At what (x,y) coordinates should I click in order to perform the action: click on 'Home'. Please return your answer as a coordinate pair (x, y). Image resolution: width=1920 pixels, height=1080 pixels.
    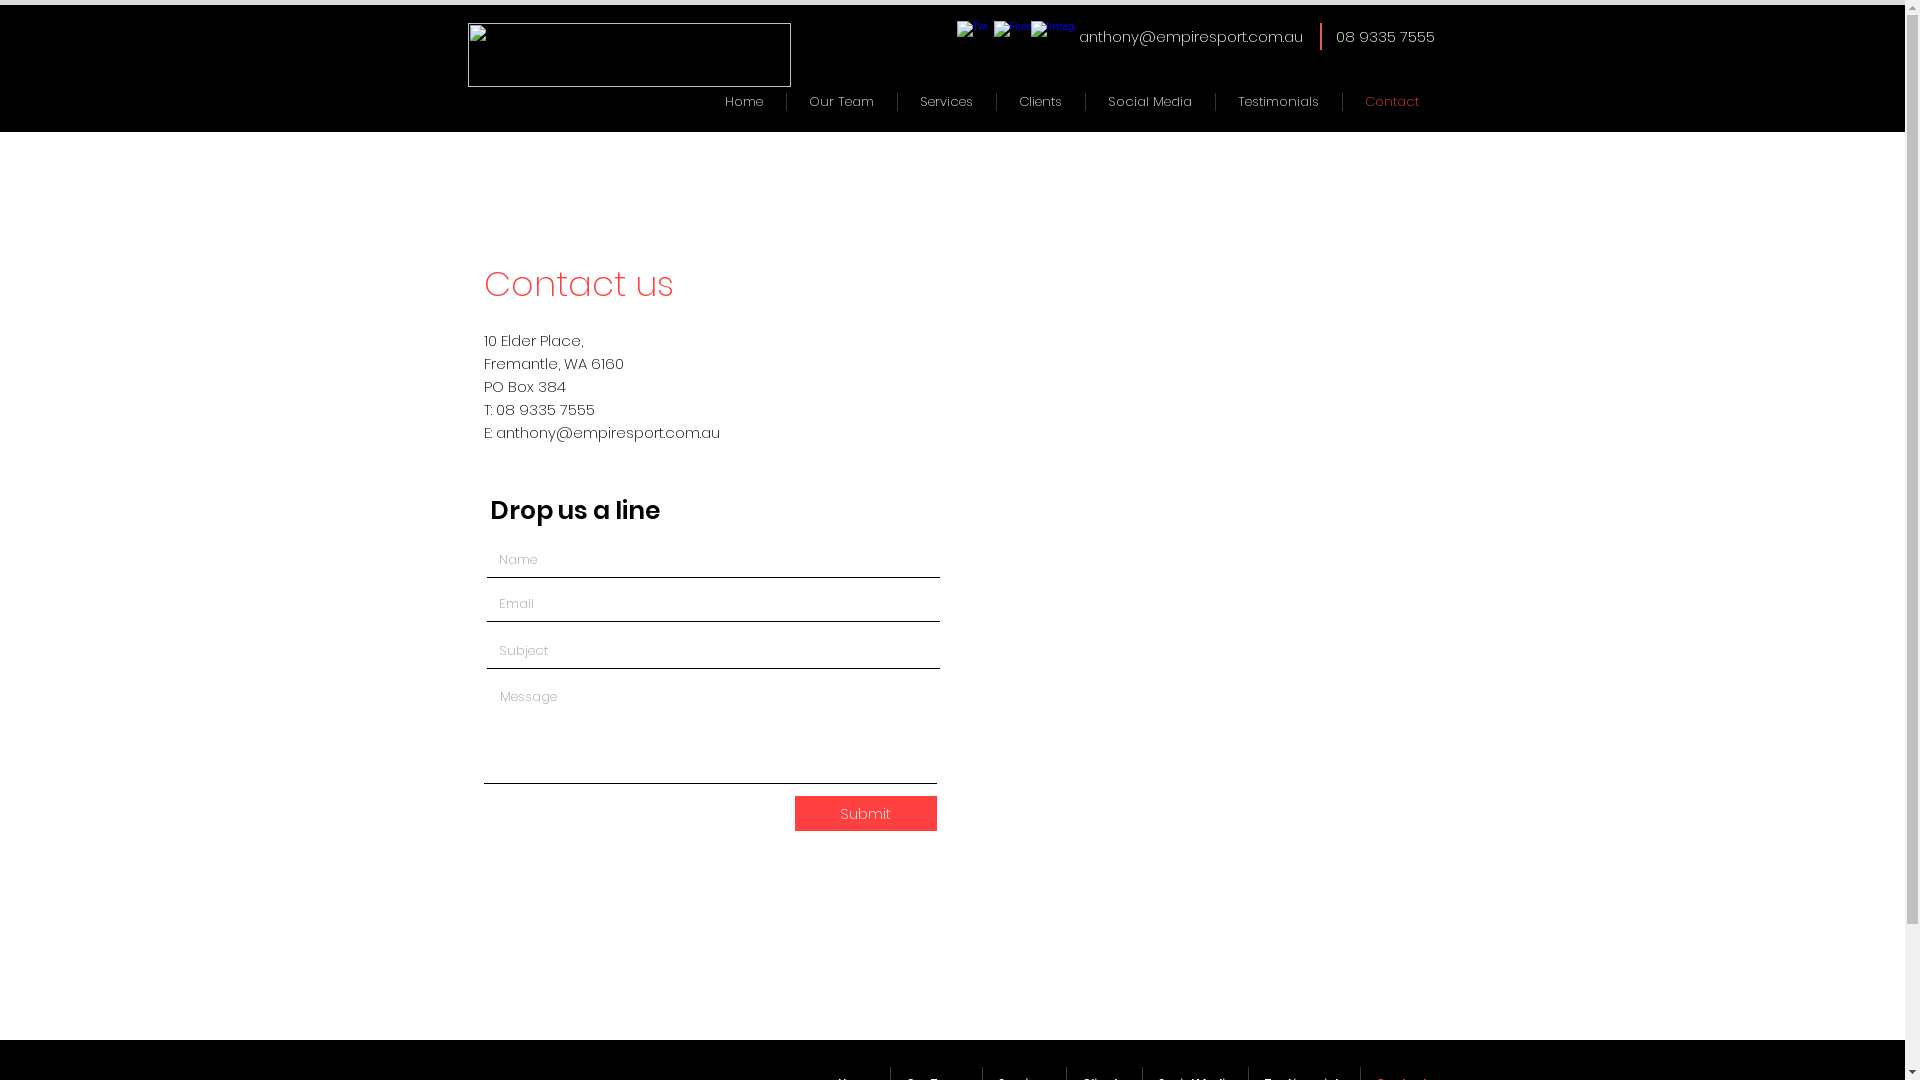
    Looking at the image, I should click on (742, 101).